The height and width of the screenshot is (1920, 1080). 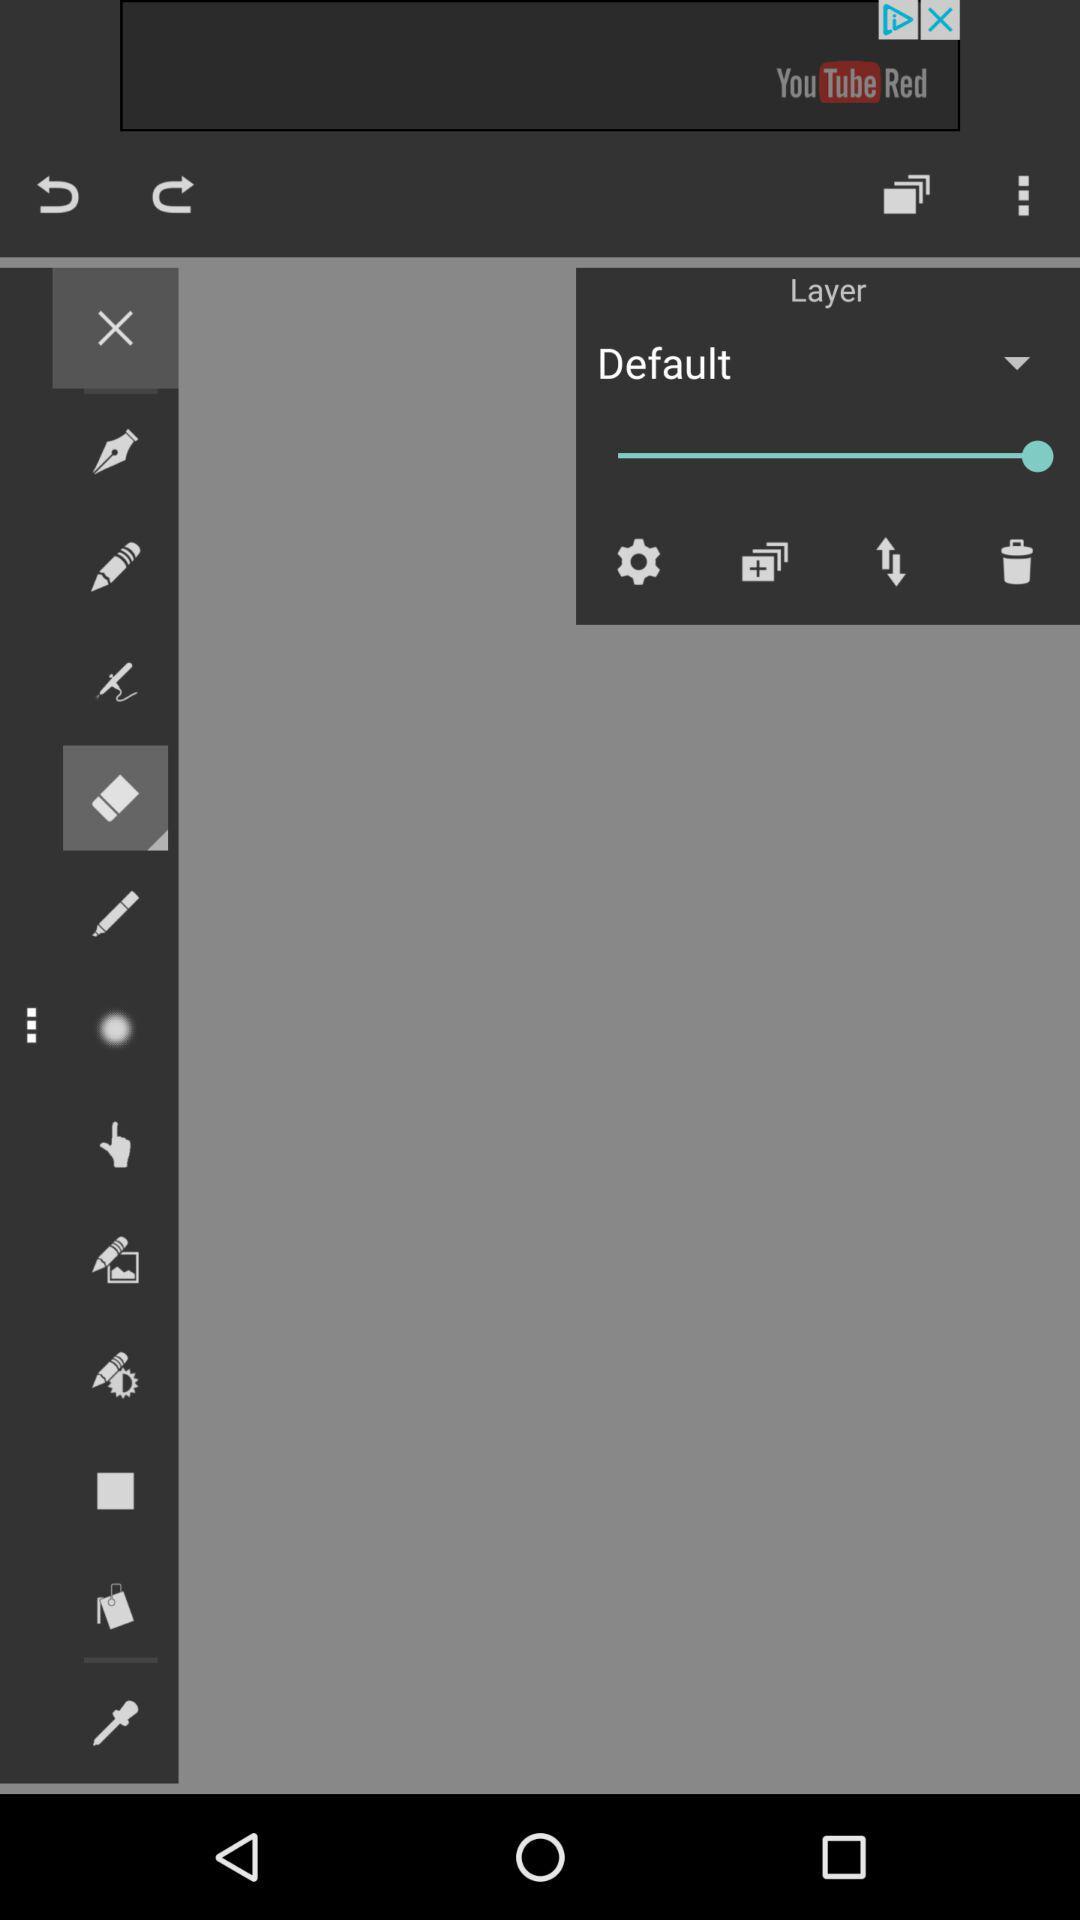 I want to click on the undo icon, so click(x=56, y=194).